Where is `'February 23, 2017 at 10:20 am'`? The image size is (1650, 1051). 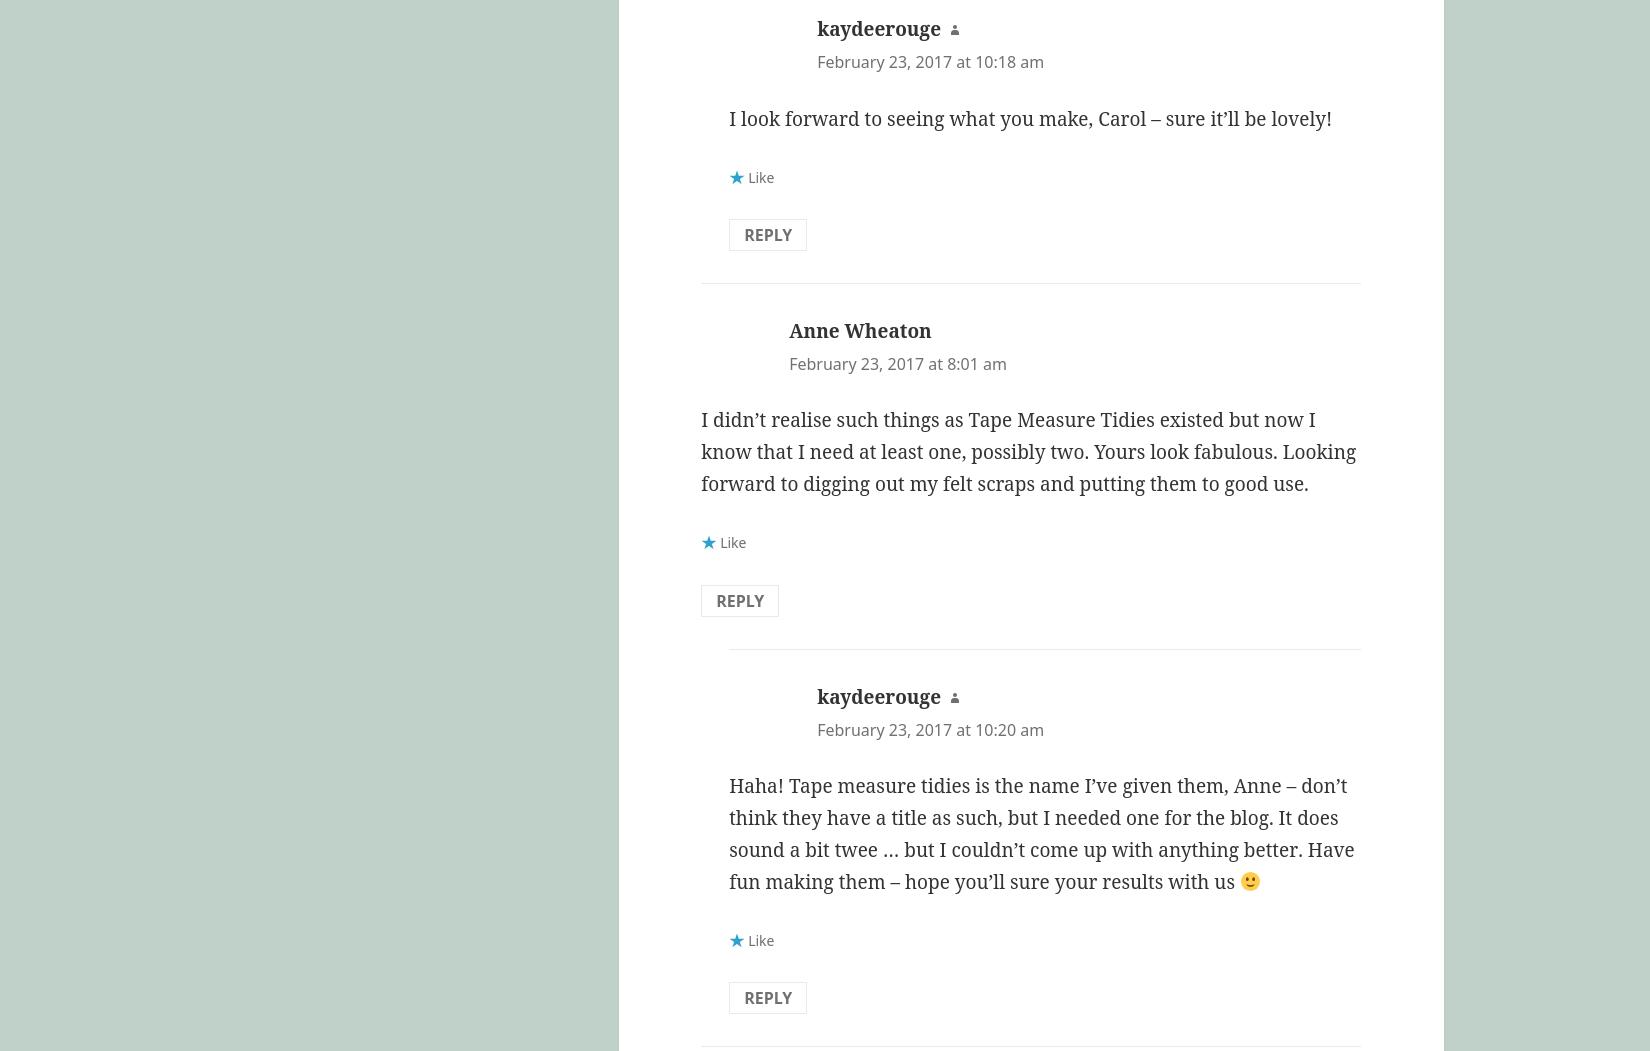
'February 23, 2017 at 10:20 am' is located at coordinates (930, 728).